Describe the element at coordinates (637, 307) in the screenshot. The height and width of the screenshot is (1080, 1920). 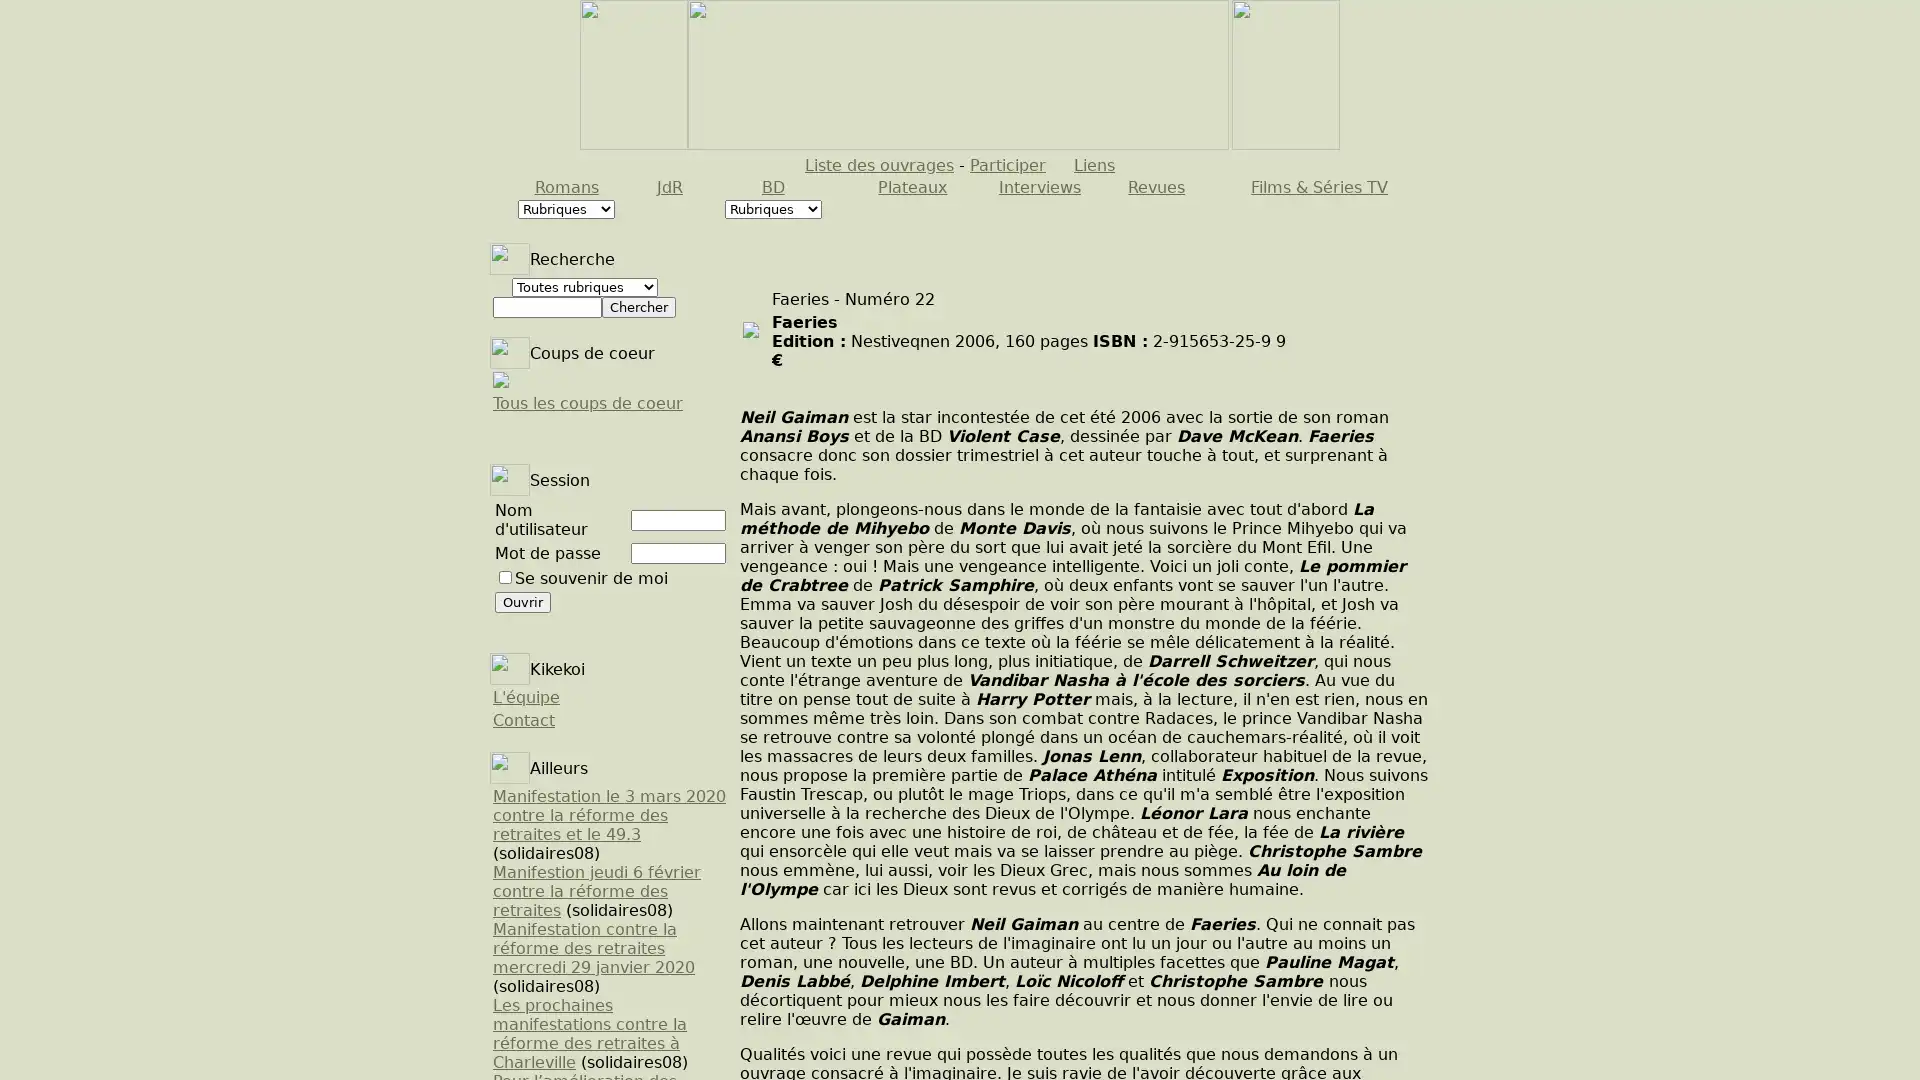
I see `Chercher` at that location.